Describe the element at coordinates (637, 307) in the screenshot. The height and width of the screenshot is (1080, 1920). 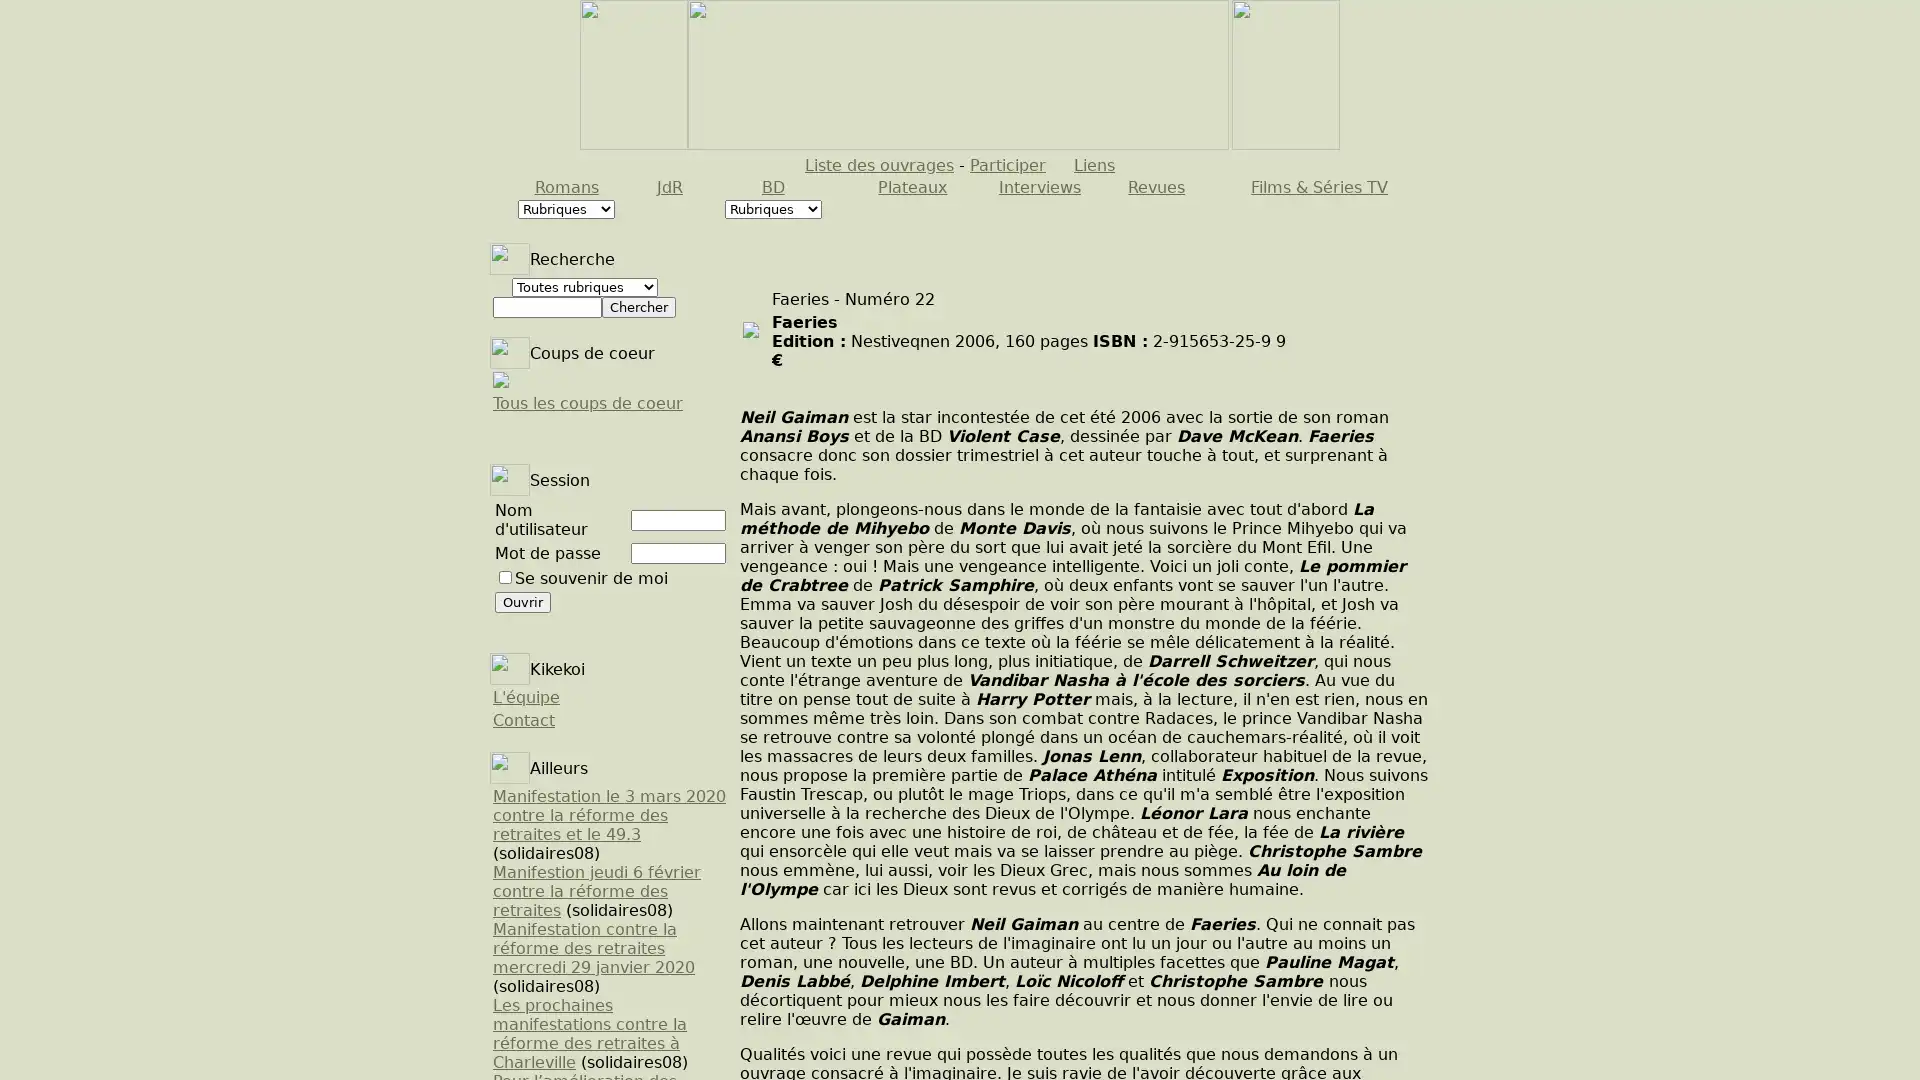
I see `Chercher` at that location.